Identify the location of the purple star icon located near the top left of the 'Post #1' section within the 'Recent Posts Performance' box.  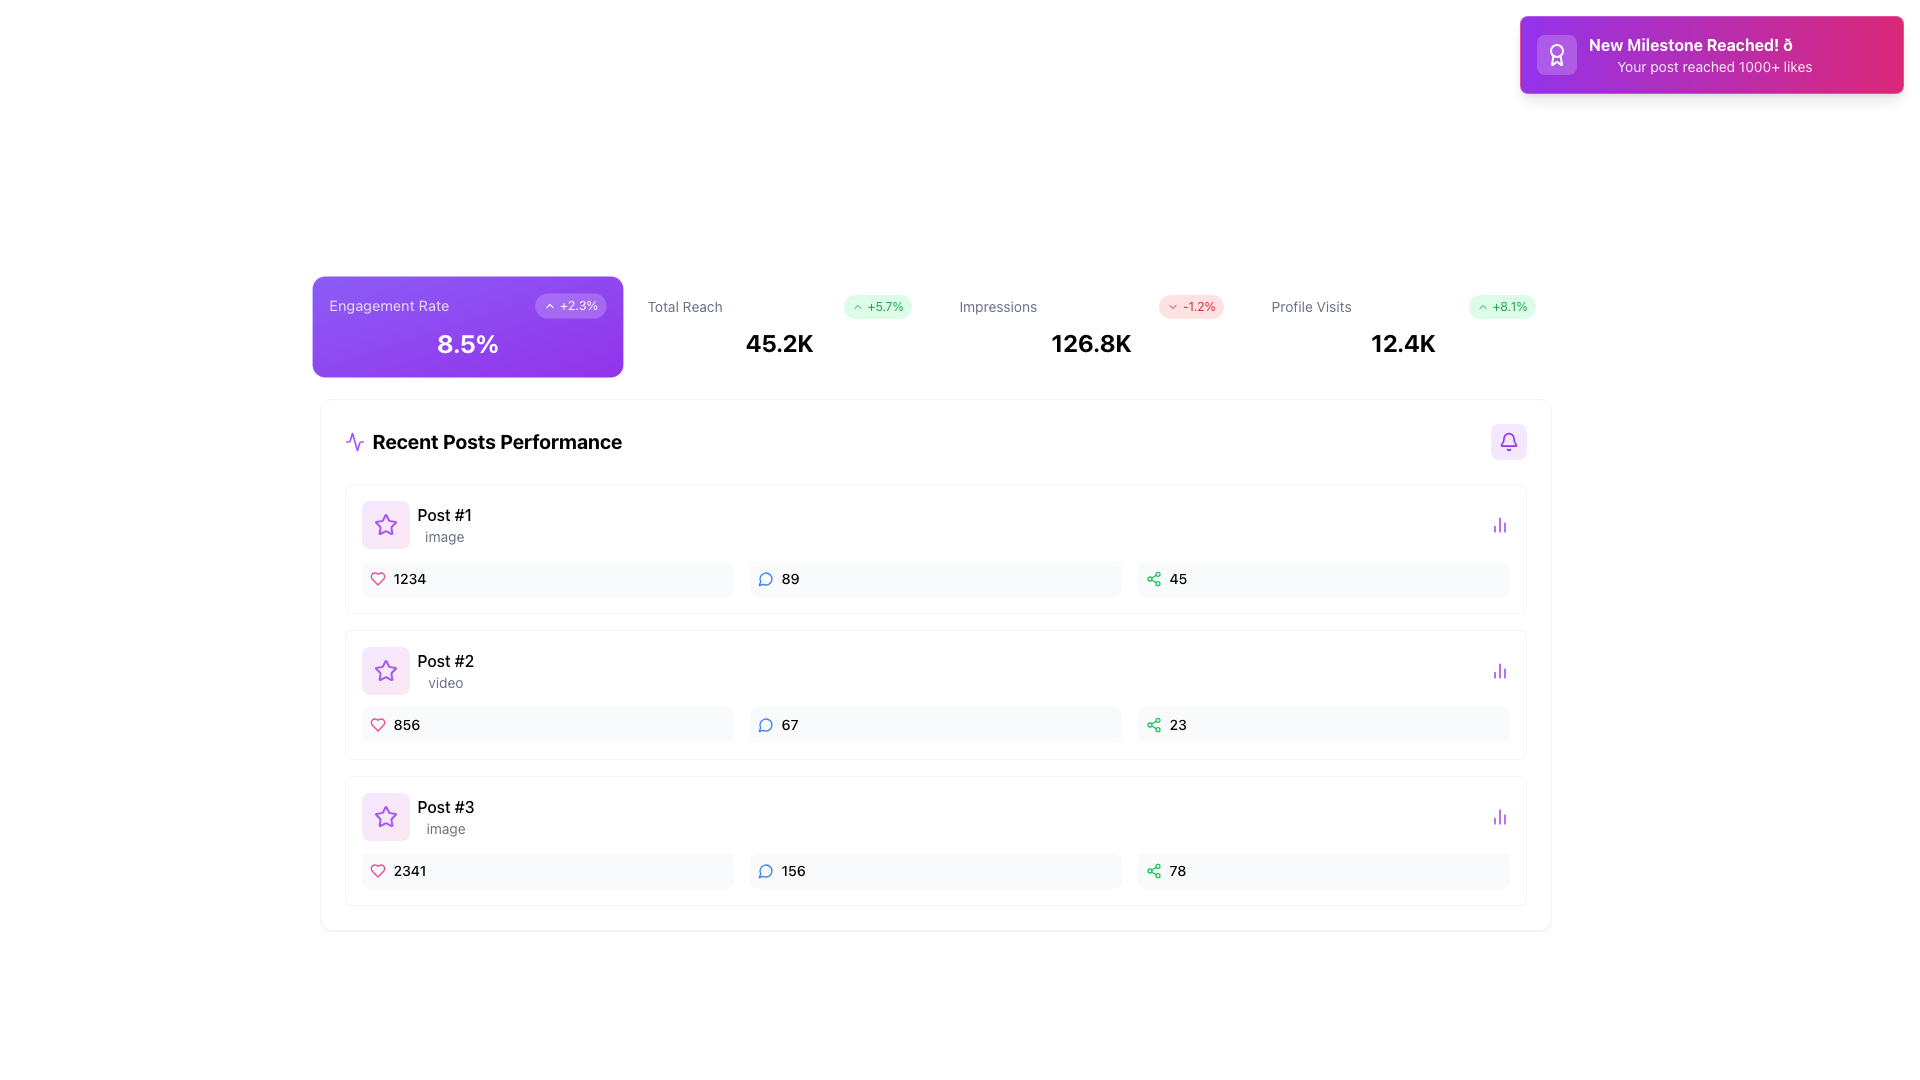
(385, 670).